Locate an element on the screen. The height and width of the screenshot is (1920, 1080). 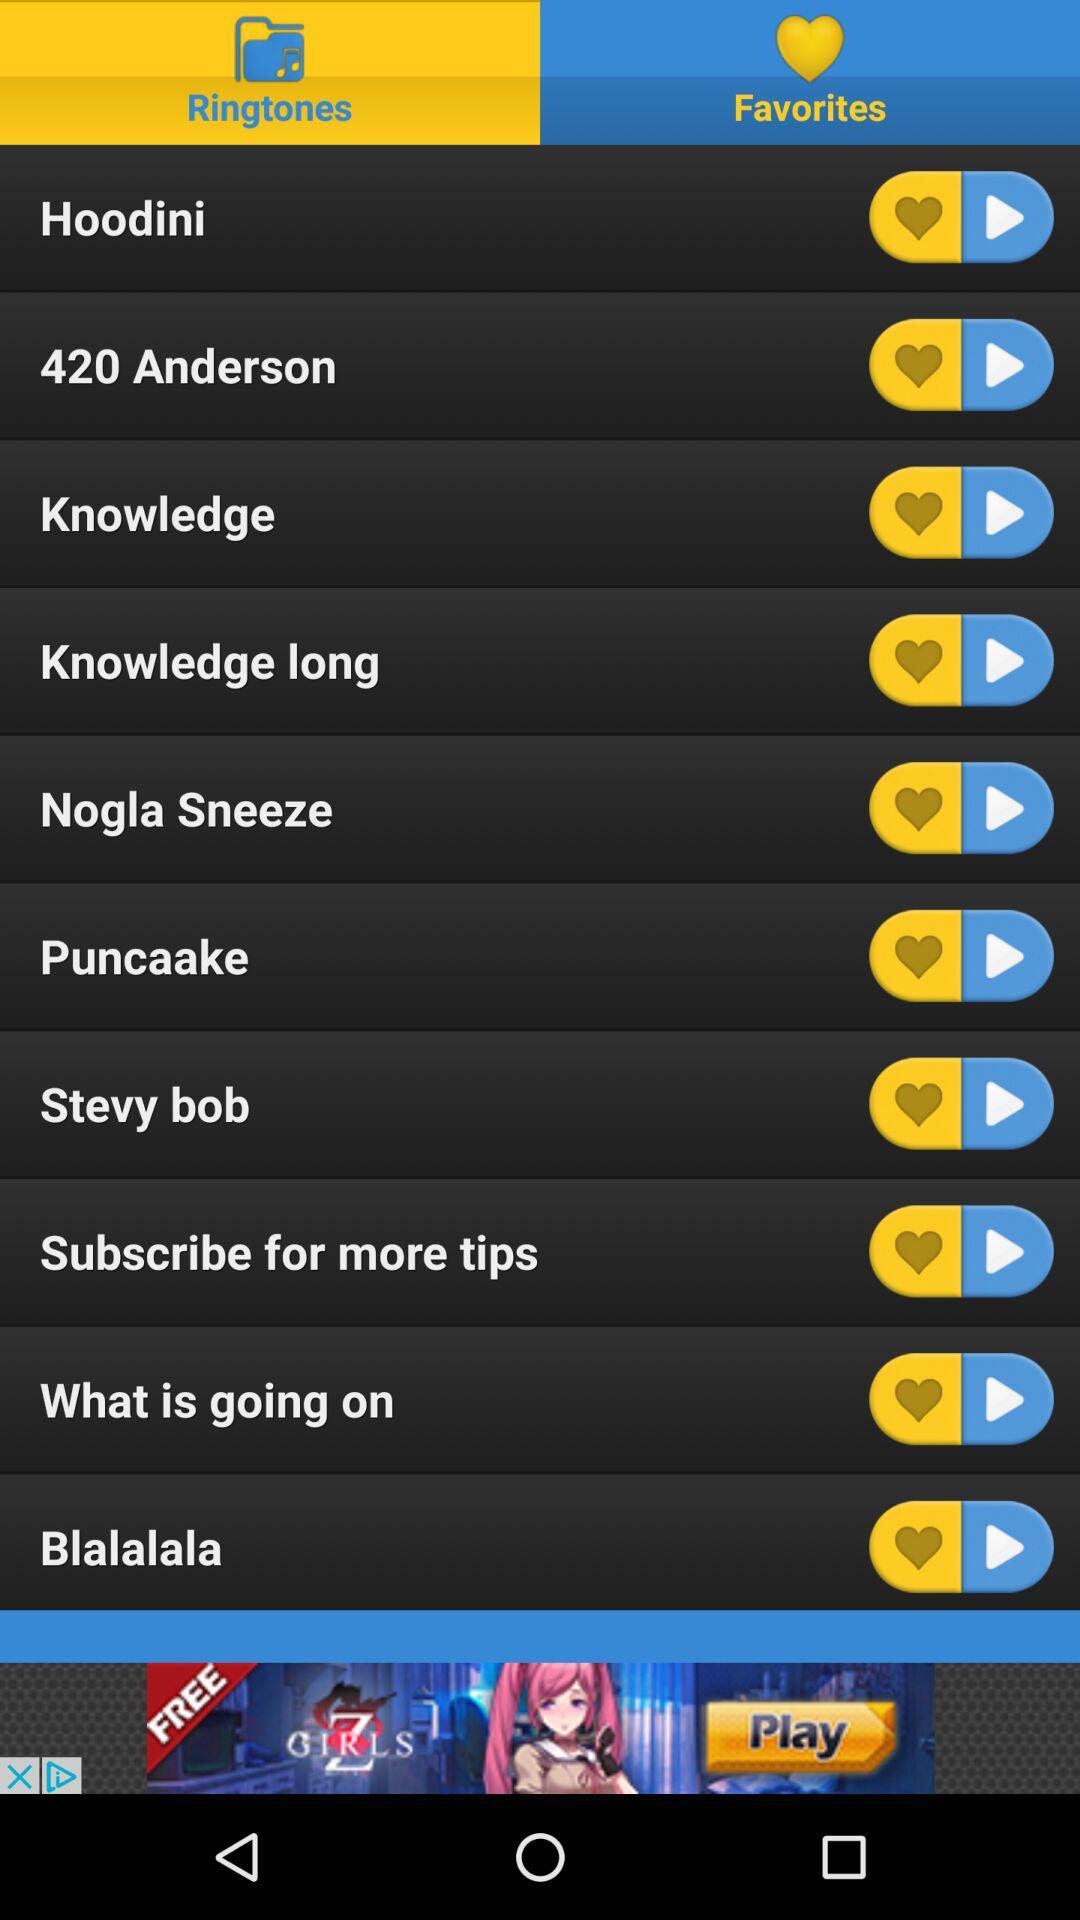
favorite is located at coordinates (915, 1250).